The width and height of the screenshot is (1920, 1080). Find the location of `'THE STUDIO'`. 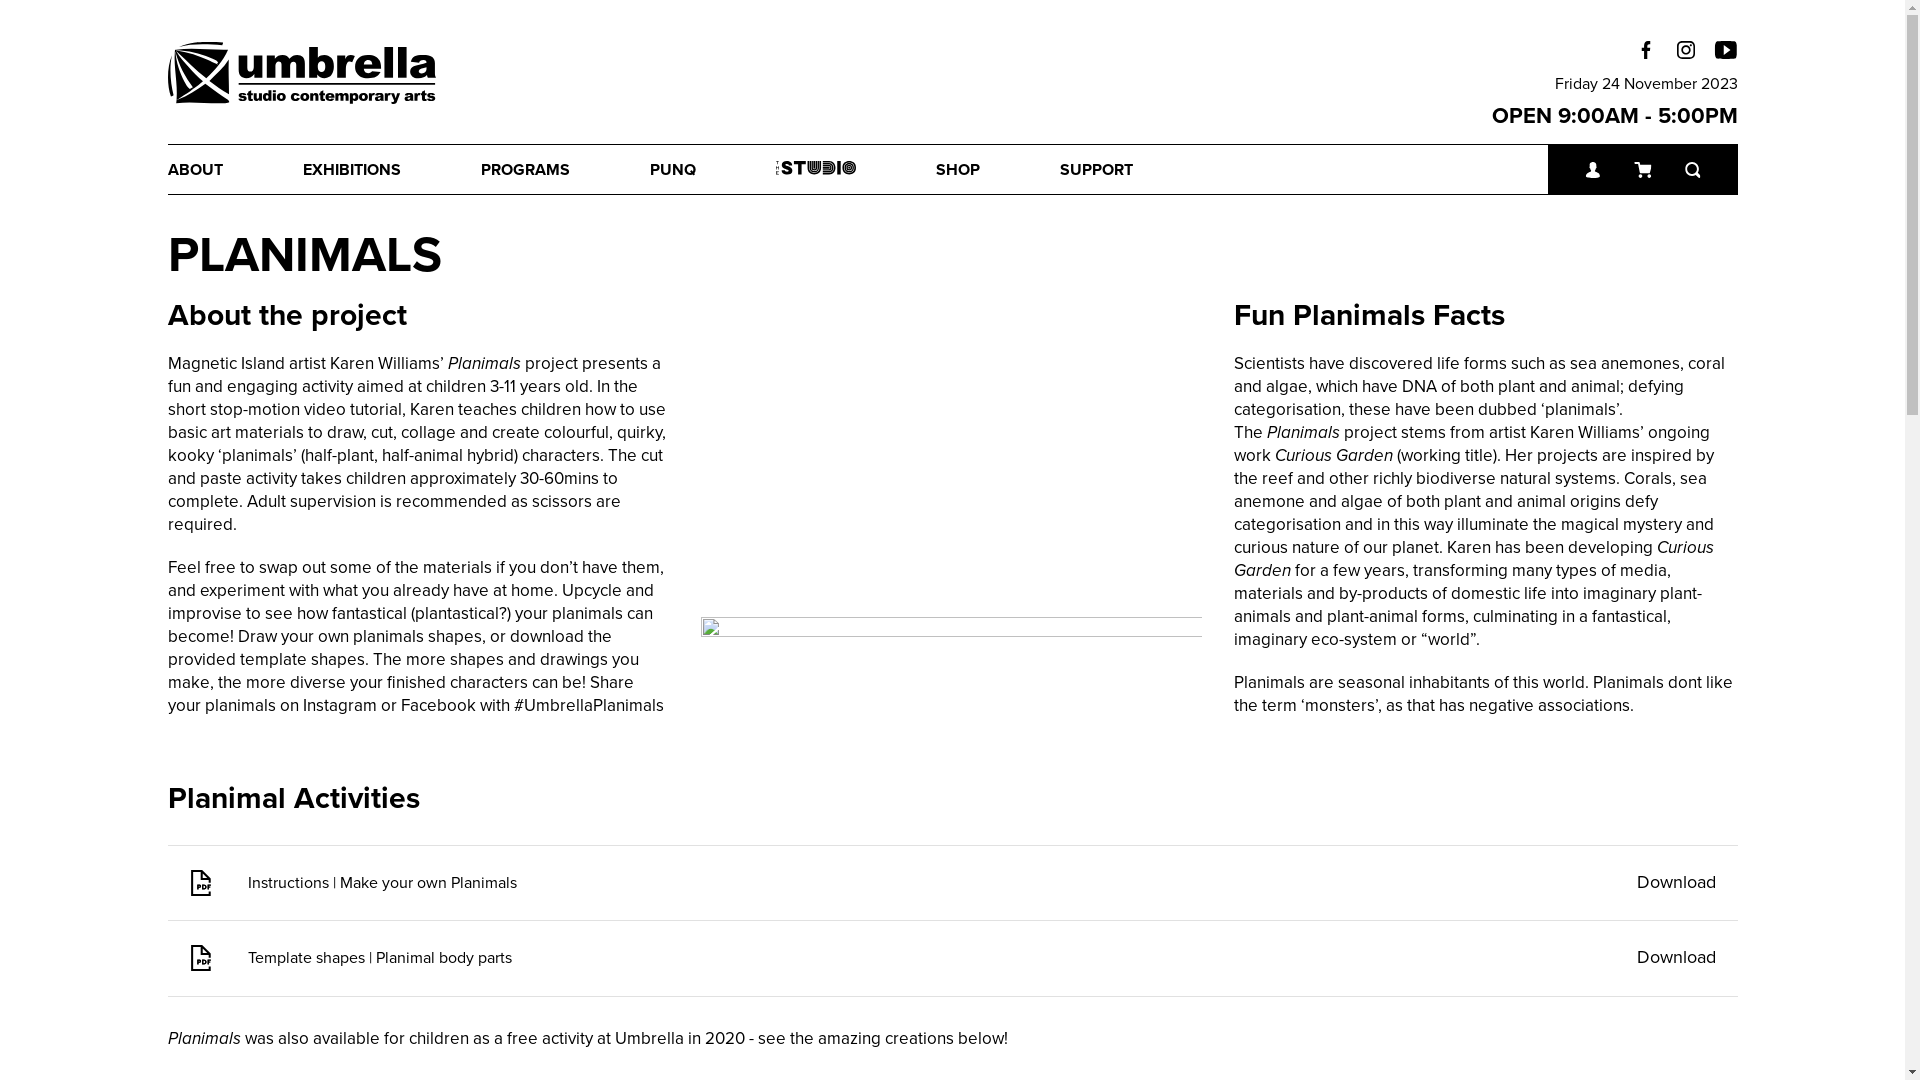

'THE STUDIO' is located at coordinates (855, 168).